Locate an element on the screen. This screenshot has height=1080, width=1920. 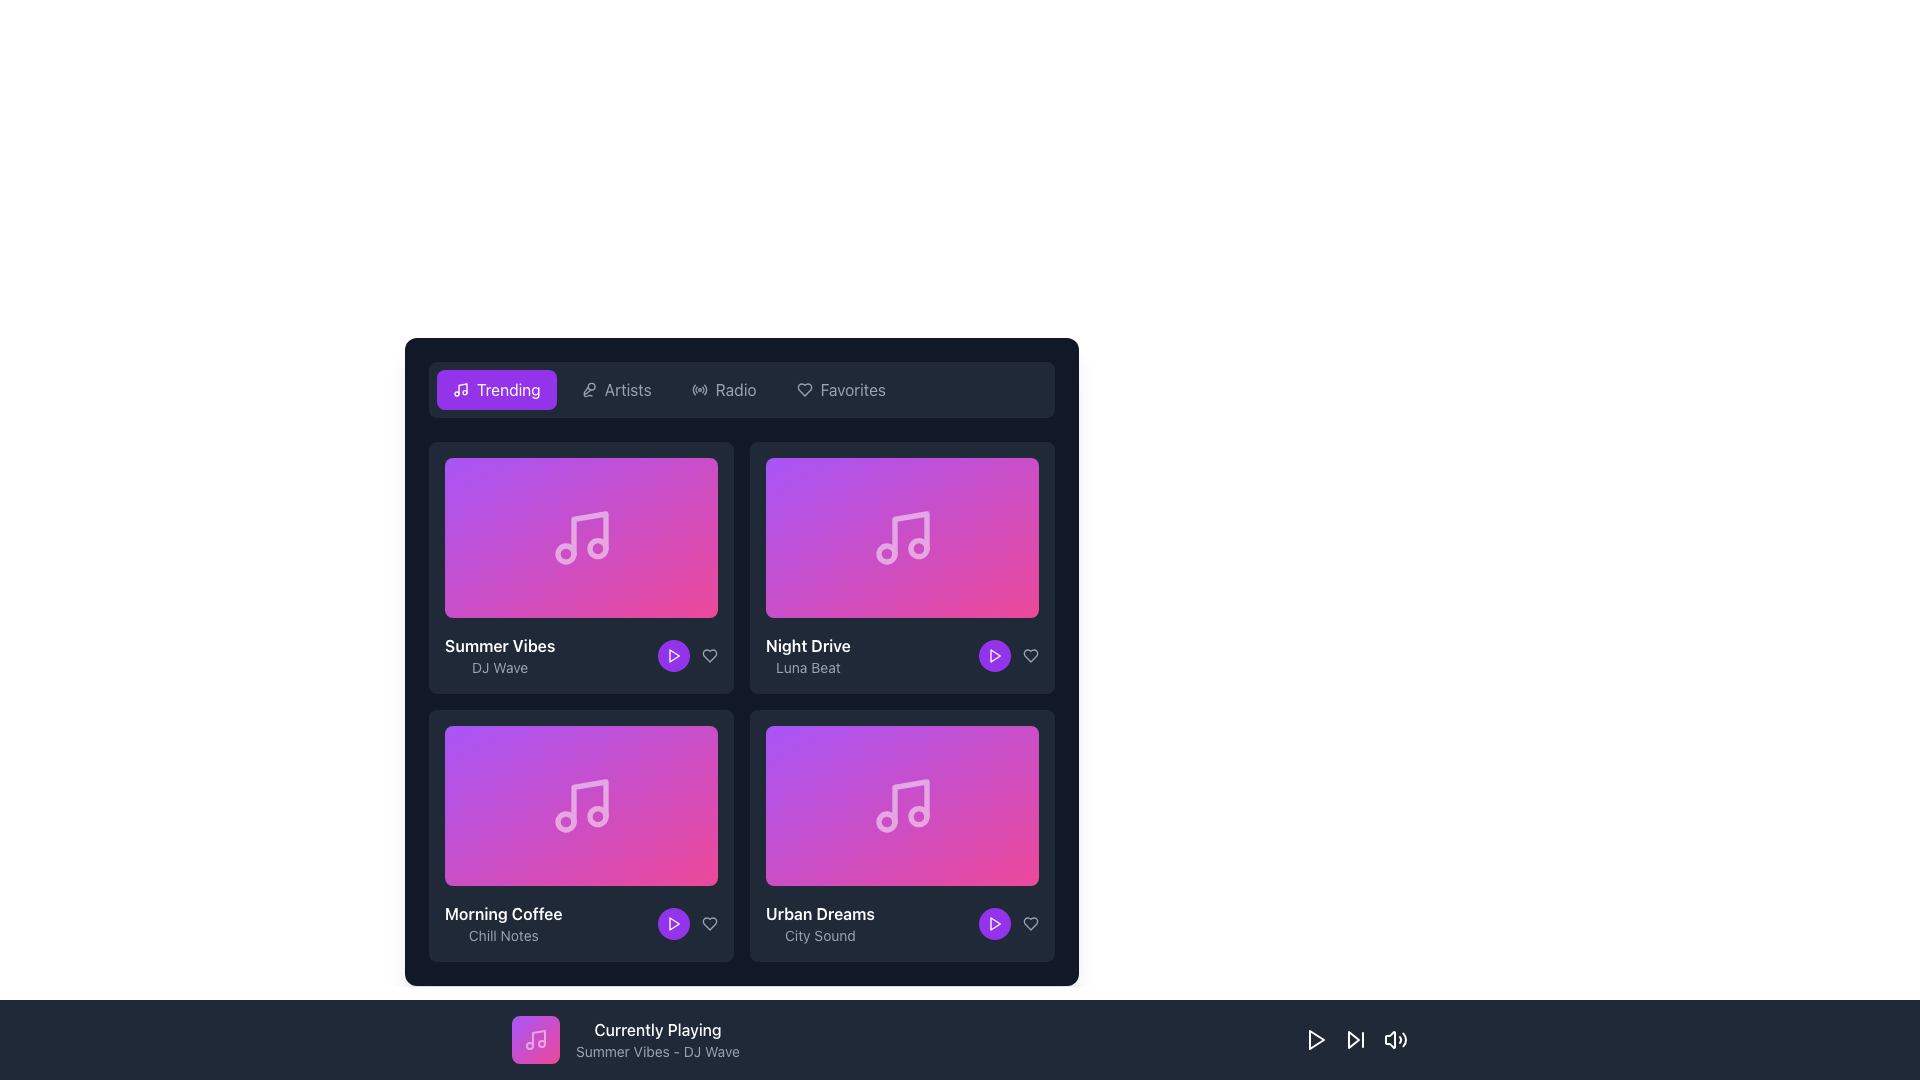
the music graphic icon representing the 'Urban Dreams' selection located at the top center of the bottom-right music card is located at coordinates (901, 805).